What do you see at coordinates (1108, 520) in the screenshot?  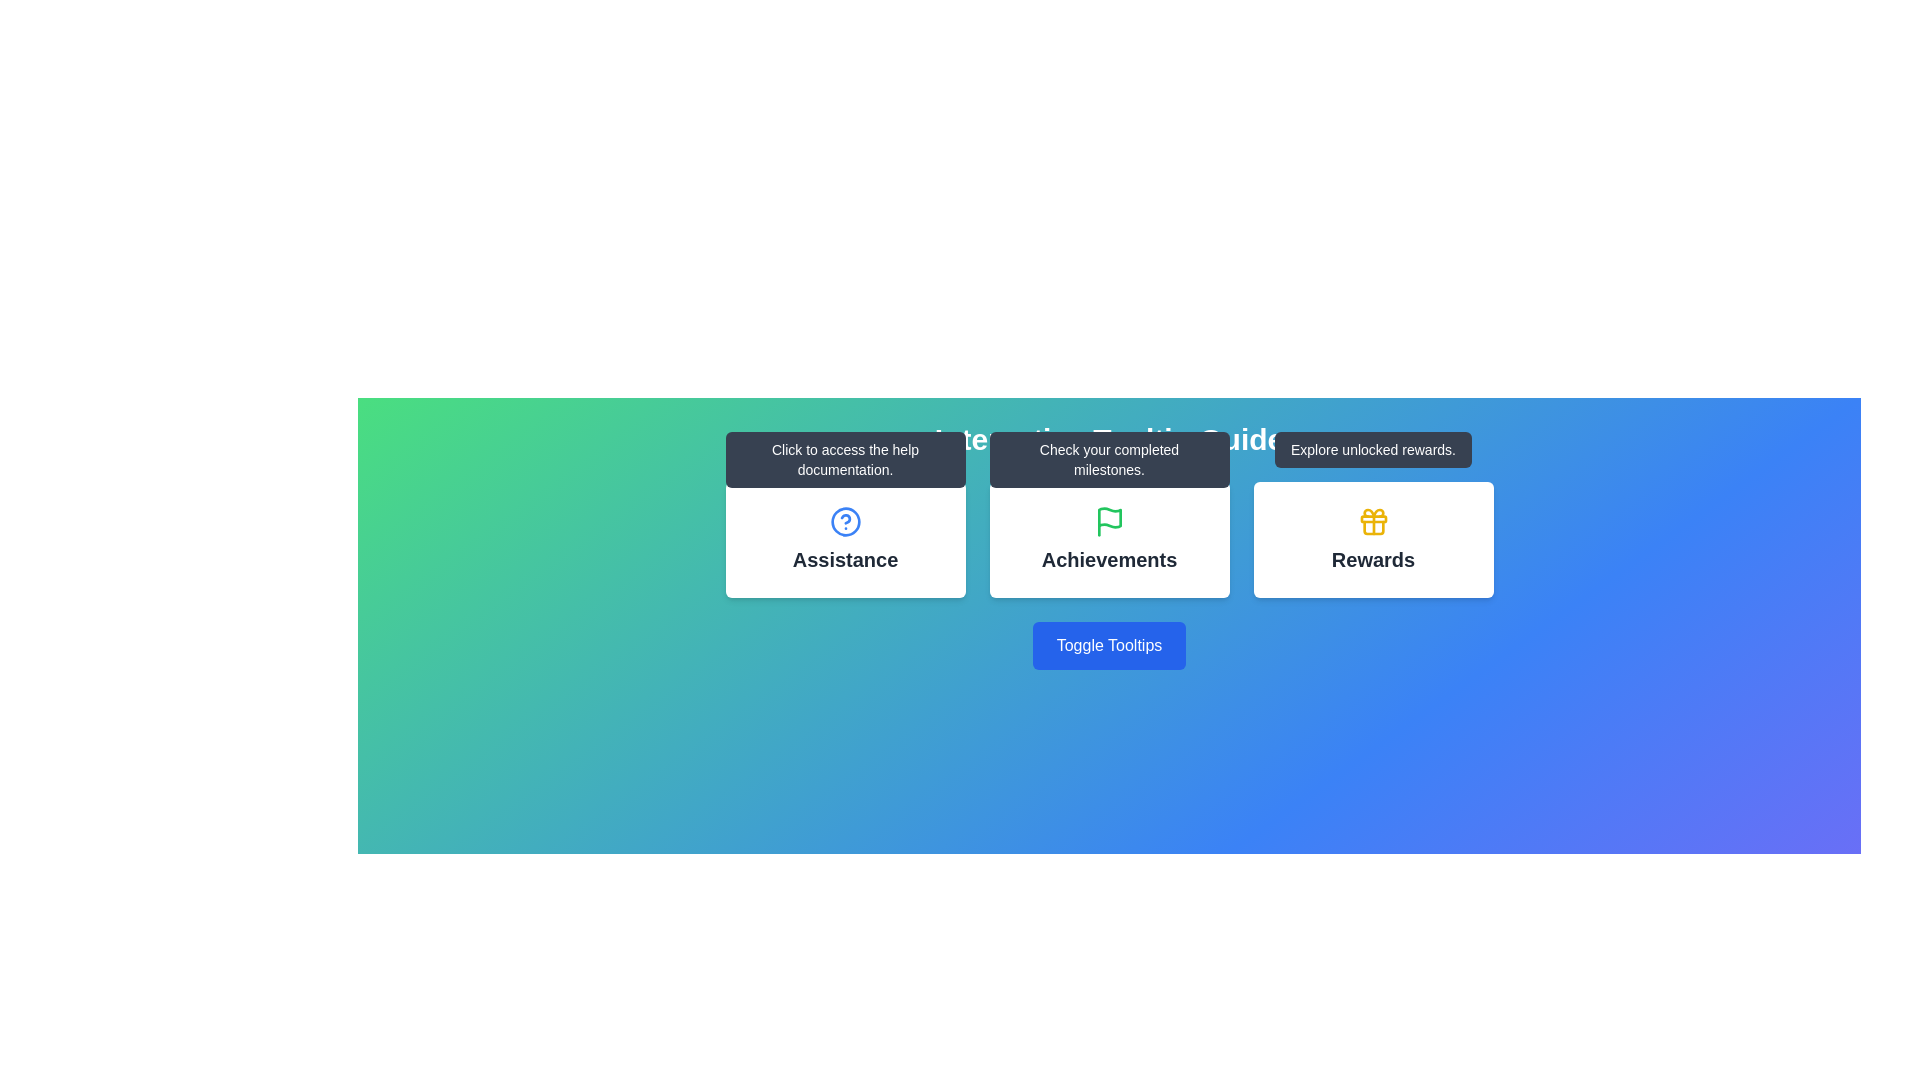 I see `the green flag icon, which is positioned centrally in the achievements section, above the title 'Achievements' and below the tooltip text 'Check your completed milestones.'` at bounding box center [1108, 520].